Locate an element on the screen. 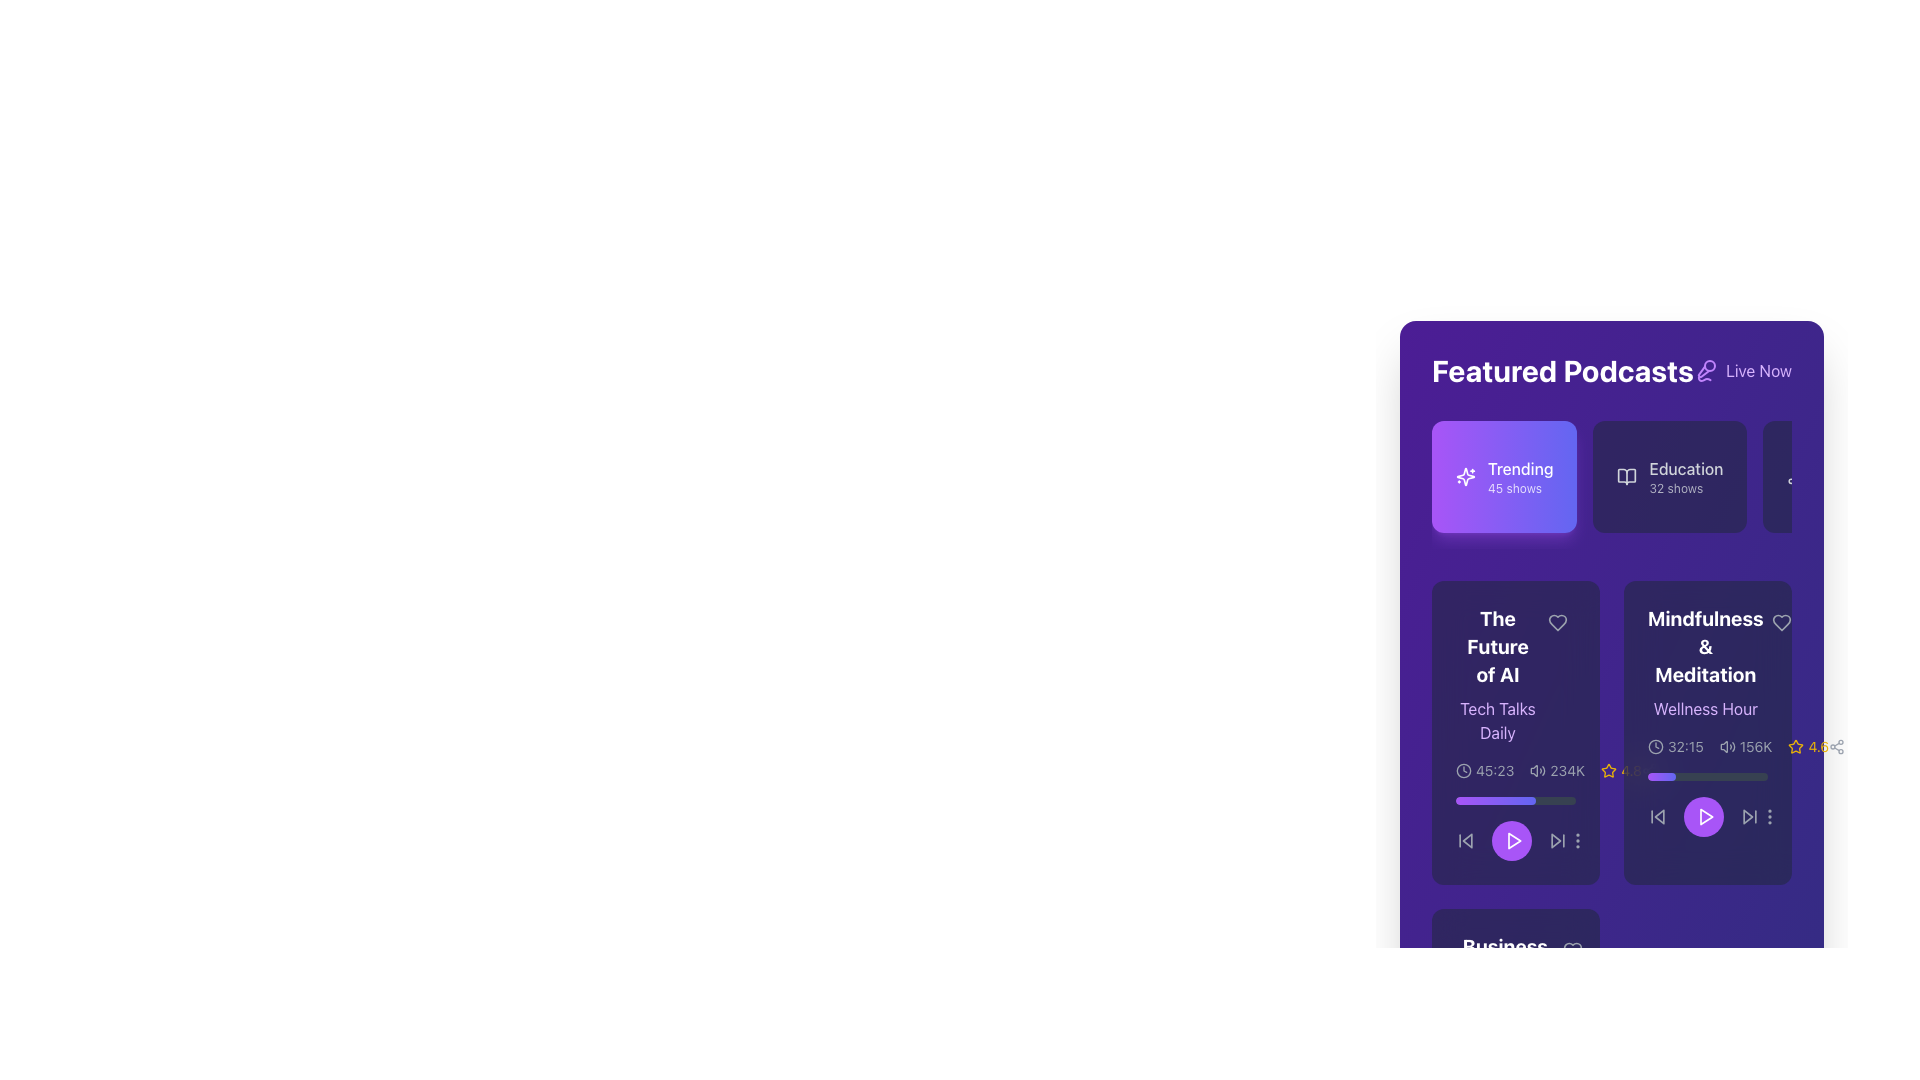 The height and width of the screenshot is (1080, 1920). the rating indicator located at the bottom portion of the 'Mindfulness & Meditation' box, specifically to the right of the play button is located at coordinates (1621, 770).